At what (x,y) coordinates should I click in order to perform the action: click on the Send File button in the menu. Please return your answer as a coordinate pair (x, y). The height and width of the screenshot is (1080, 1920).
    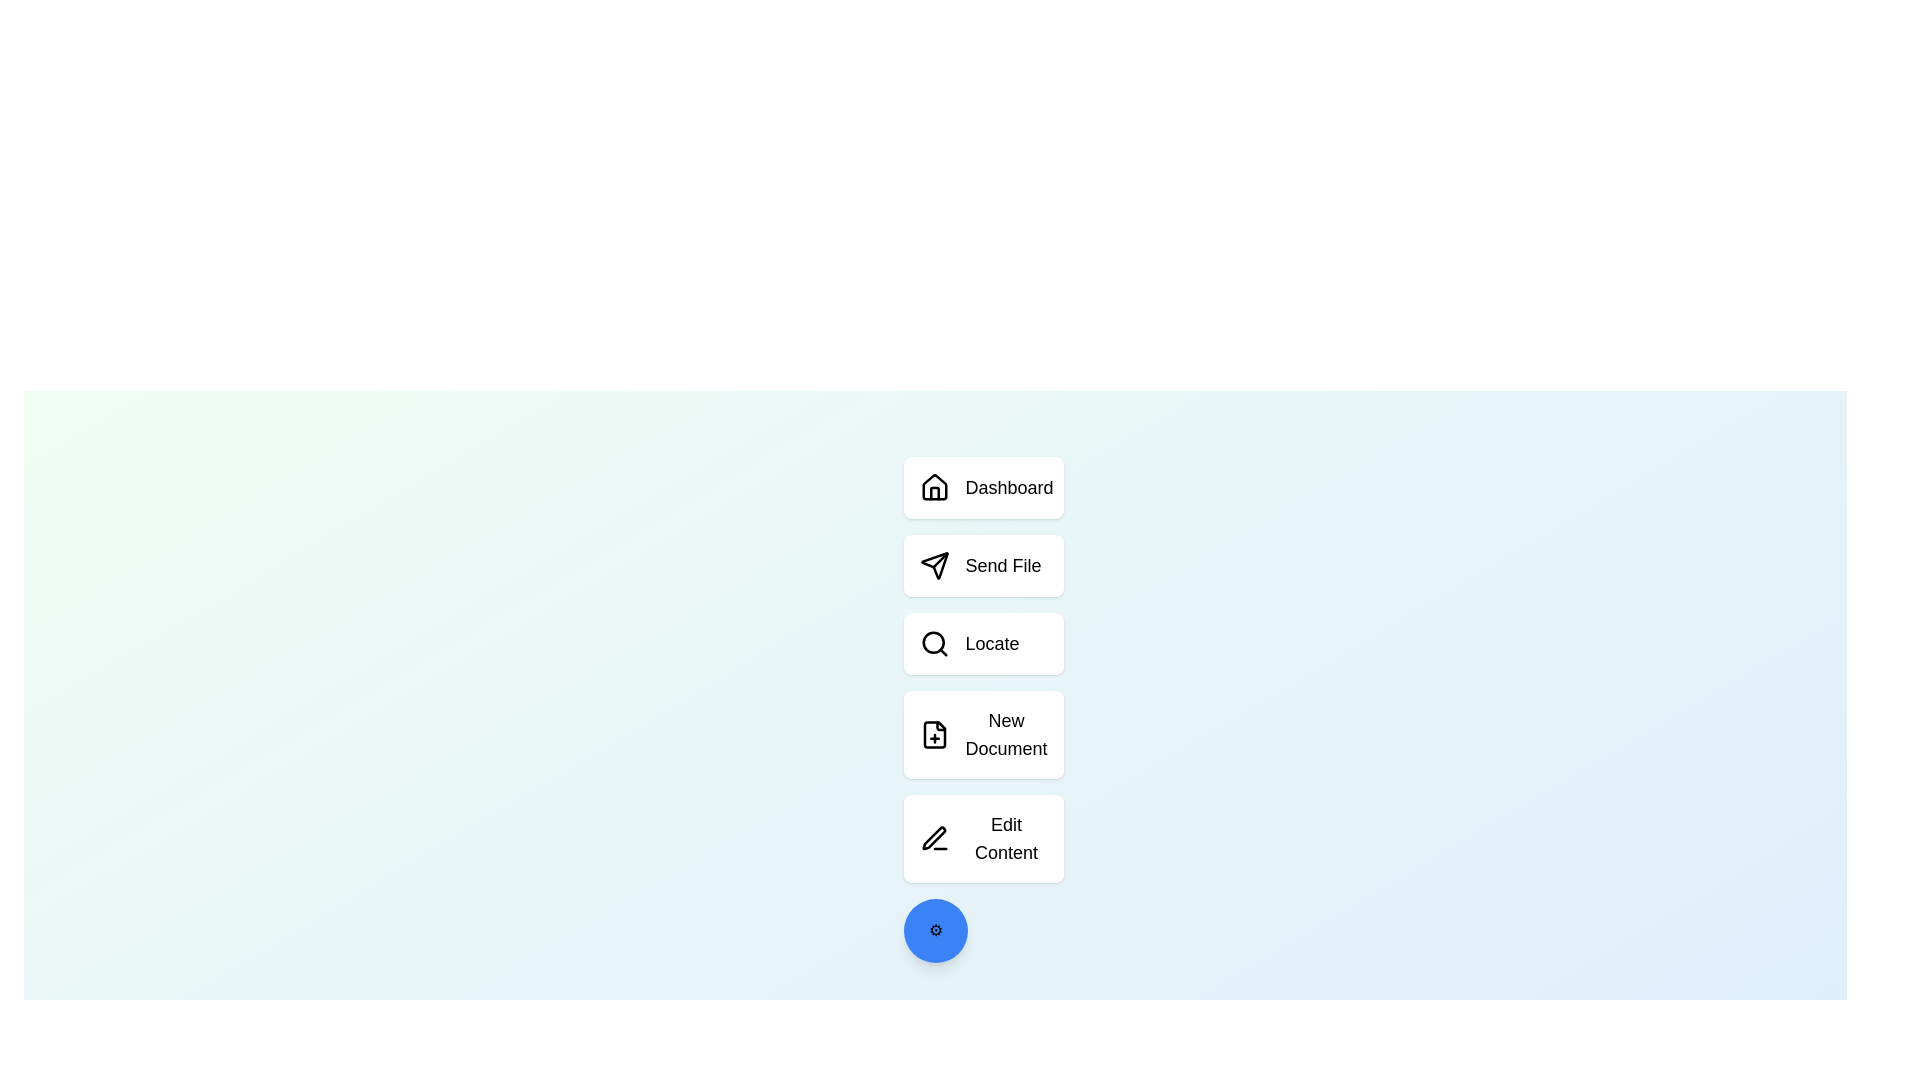
    Looking at the image, I should click on (983, 566).